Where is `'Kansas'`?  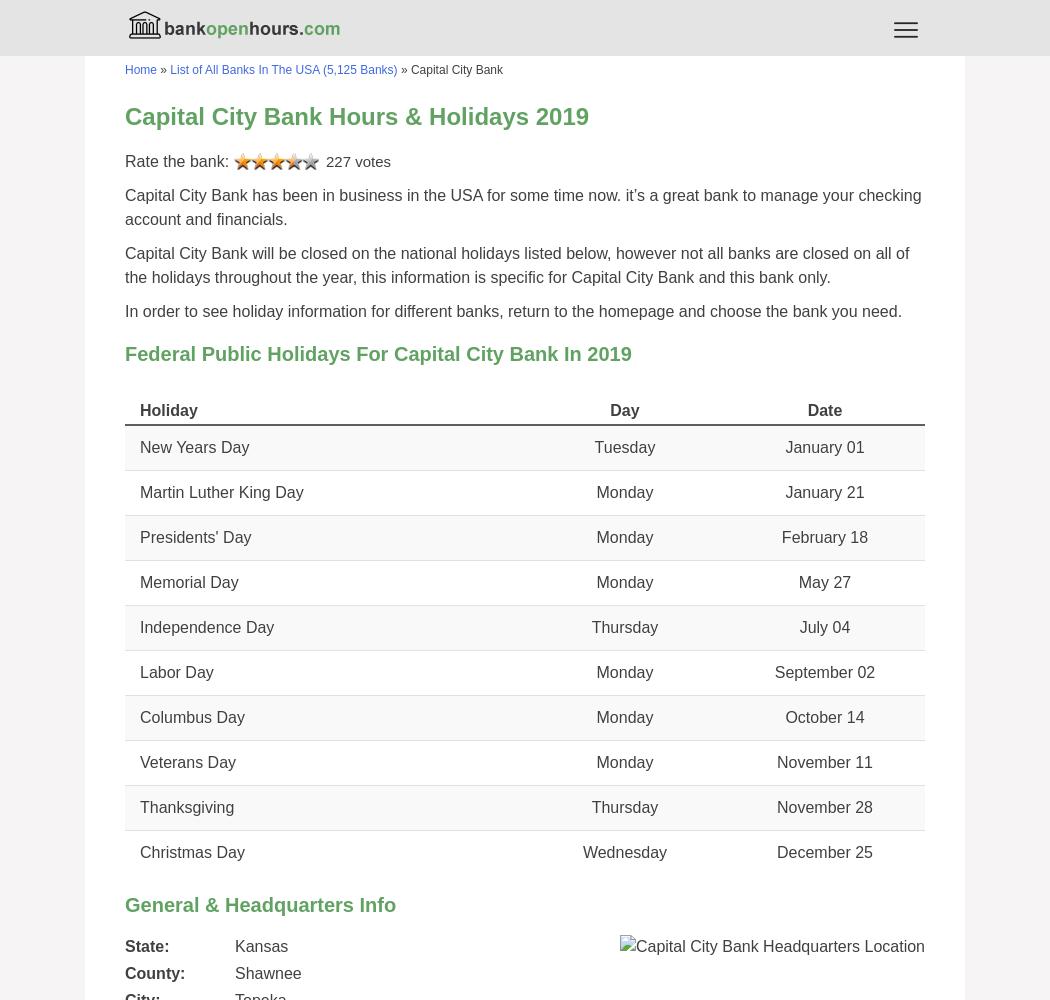 'Kansas' is located at coordinates (261, 945).